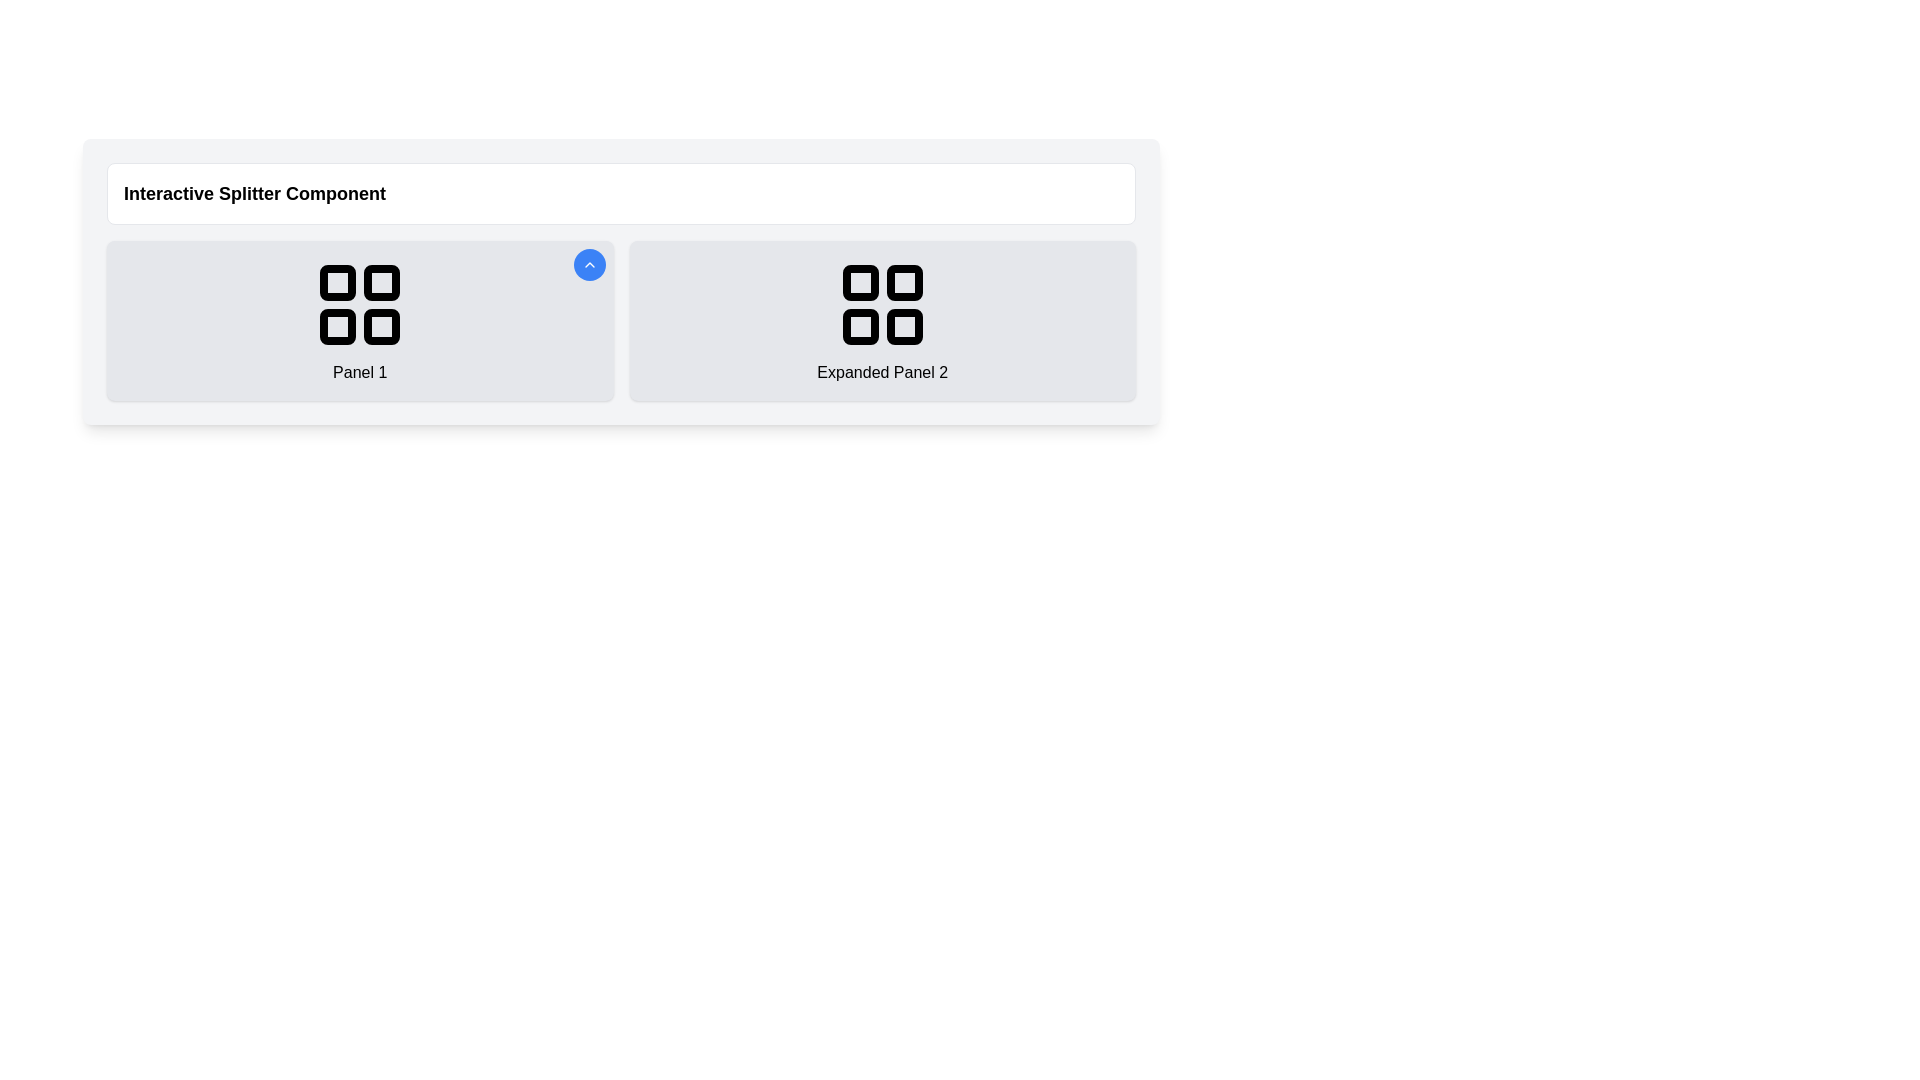 The width and height of the screenshot is (1920, 1080). What do you see at coordinates (588, 264) in the screenshot?
I see `the chevron-up icon, which is outlined in a blue circular background and positioned in the top-right corner of 'Panel 1'` at bounding box center [588, 264].